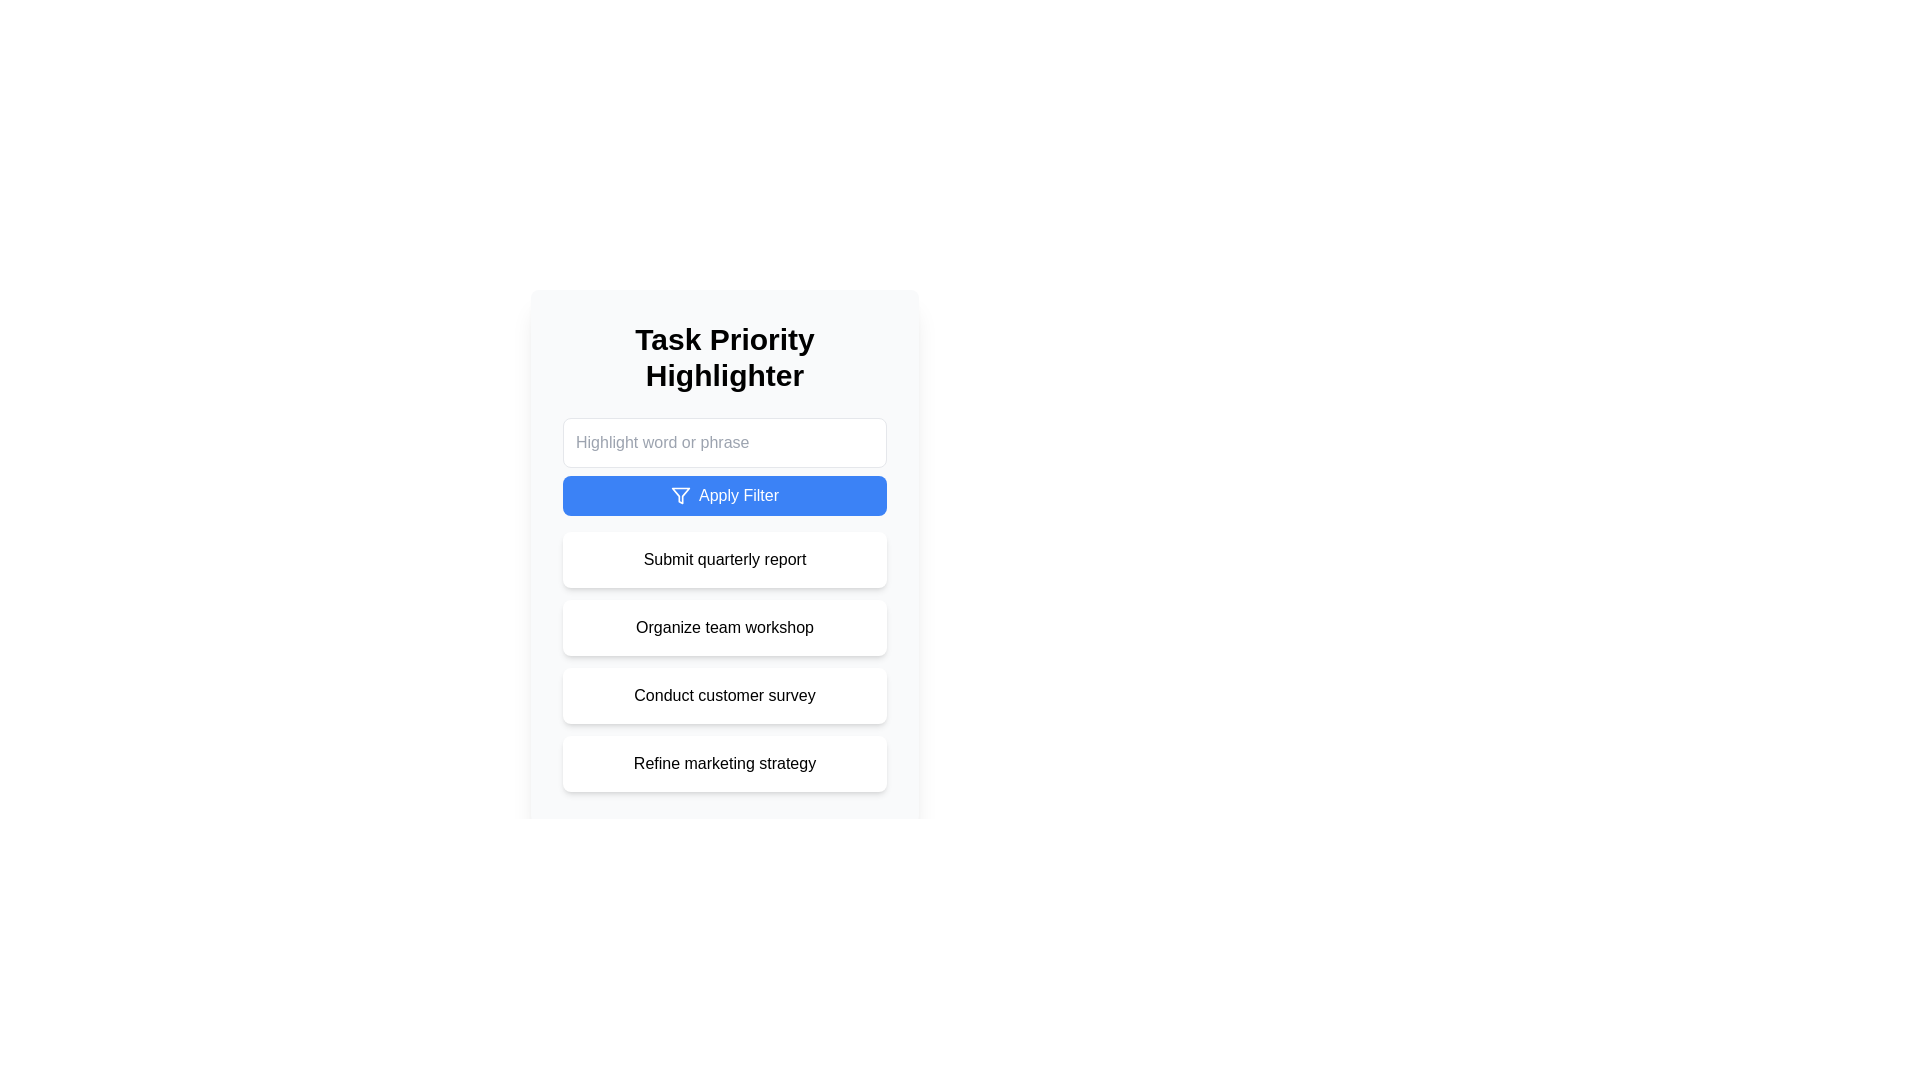 The width and height of the screenshot is (1920, 1080). I want to click on the button labeled 'Organize team workshop', so click(723, 627).